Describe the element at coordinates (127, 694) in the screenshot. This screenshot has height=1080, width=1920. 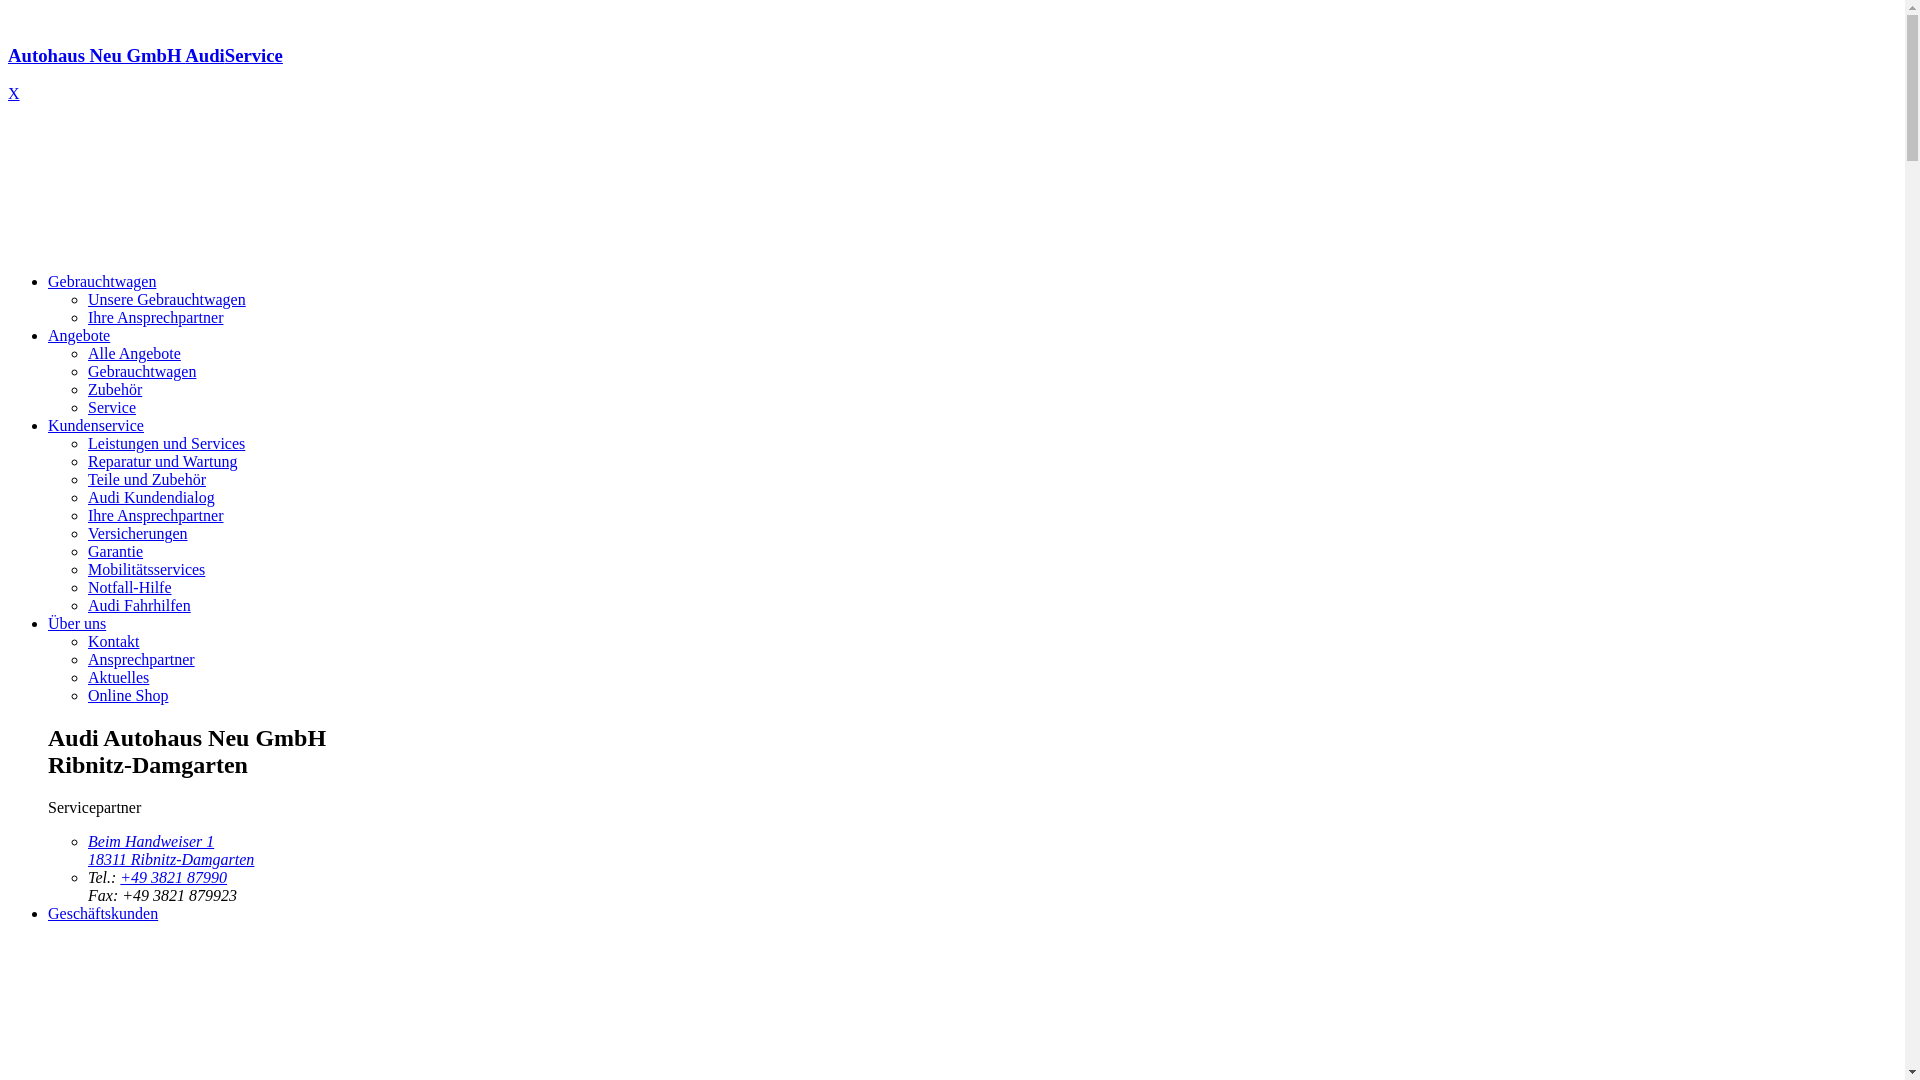
I see `'Online Shop'` at that location.